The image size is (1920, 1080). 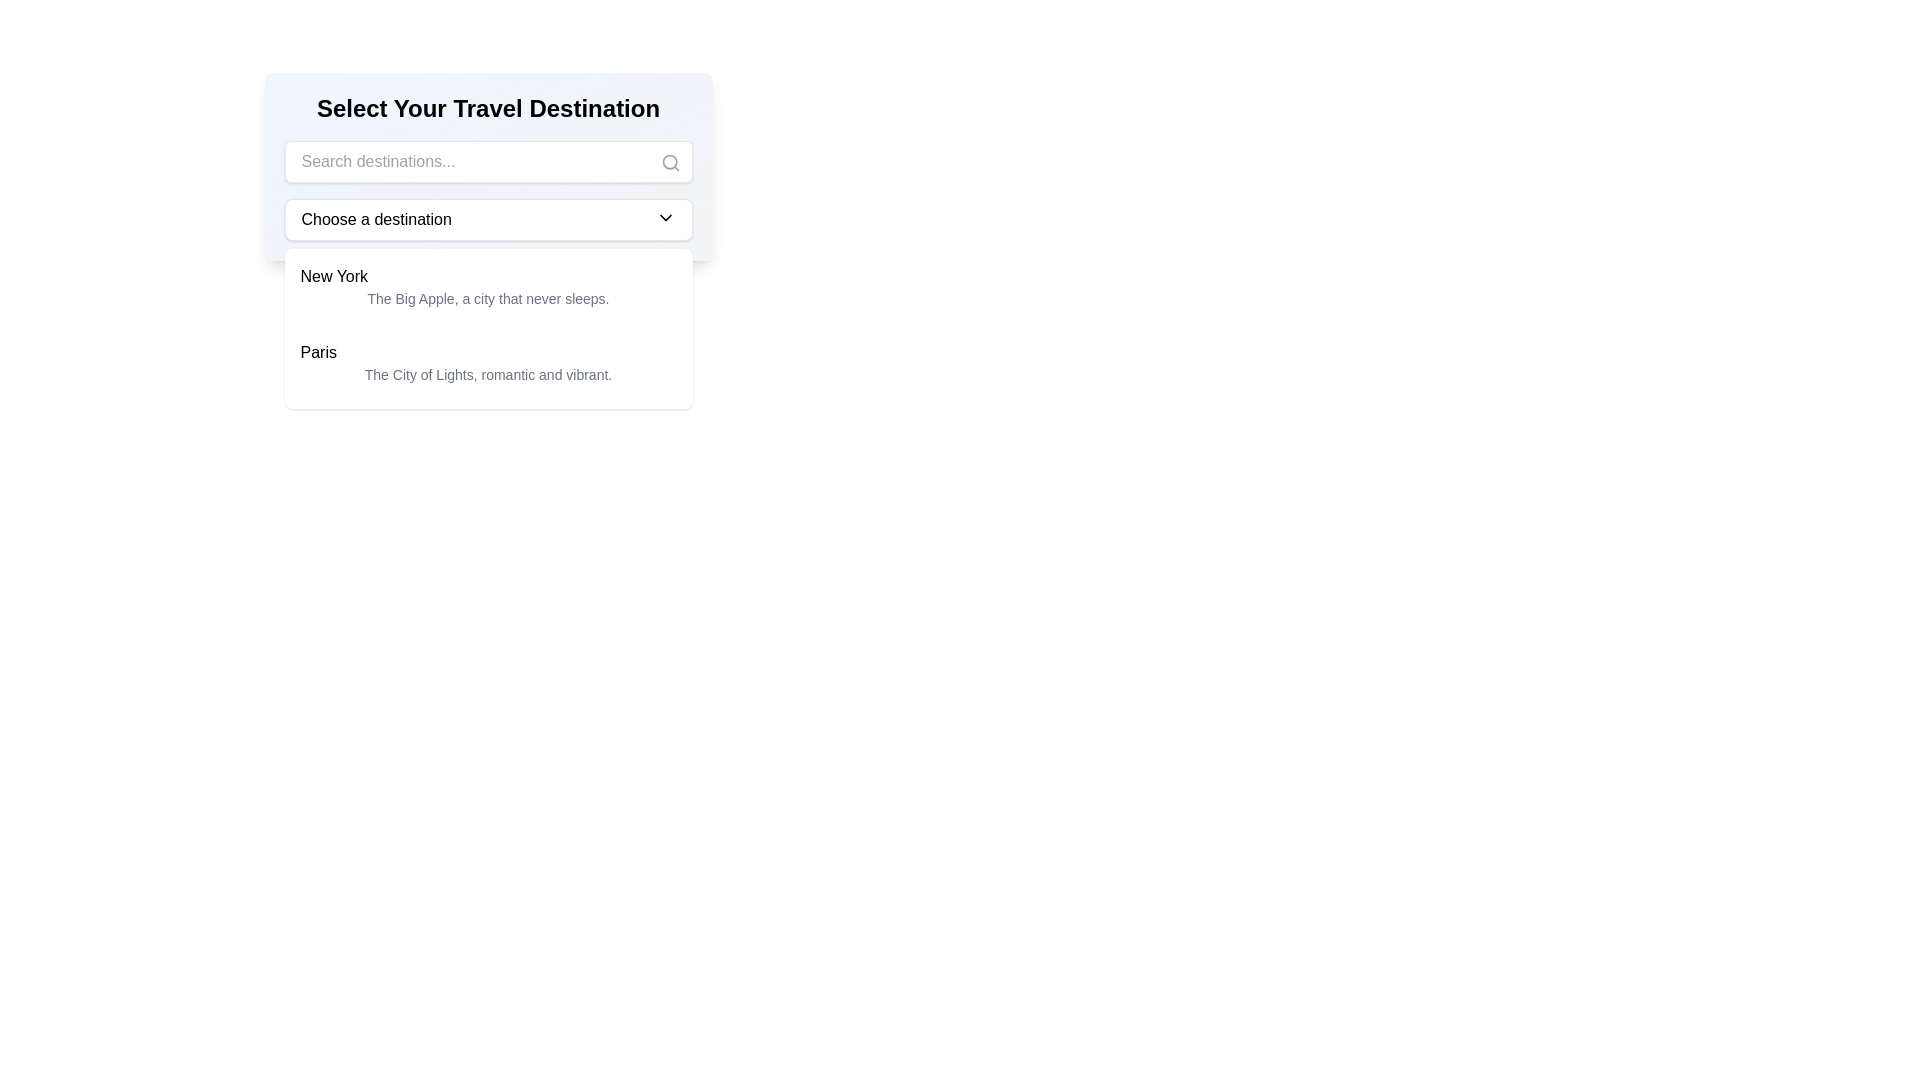 I want to click on the visual state of the circular SVG component associated with the 'Search destinations...' input field, located at the top-right corner of the search box, so click(x=669, y=161).